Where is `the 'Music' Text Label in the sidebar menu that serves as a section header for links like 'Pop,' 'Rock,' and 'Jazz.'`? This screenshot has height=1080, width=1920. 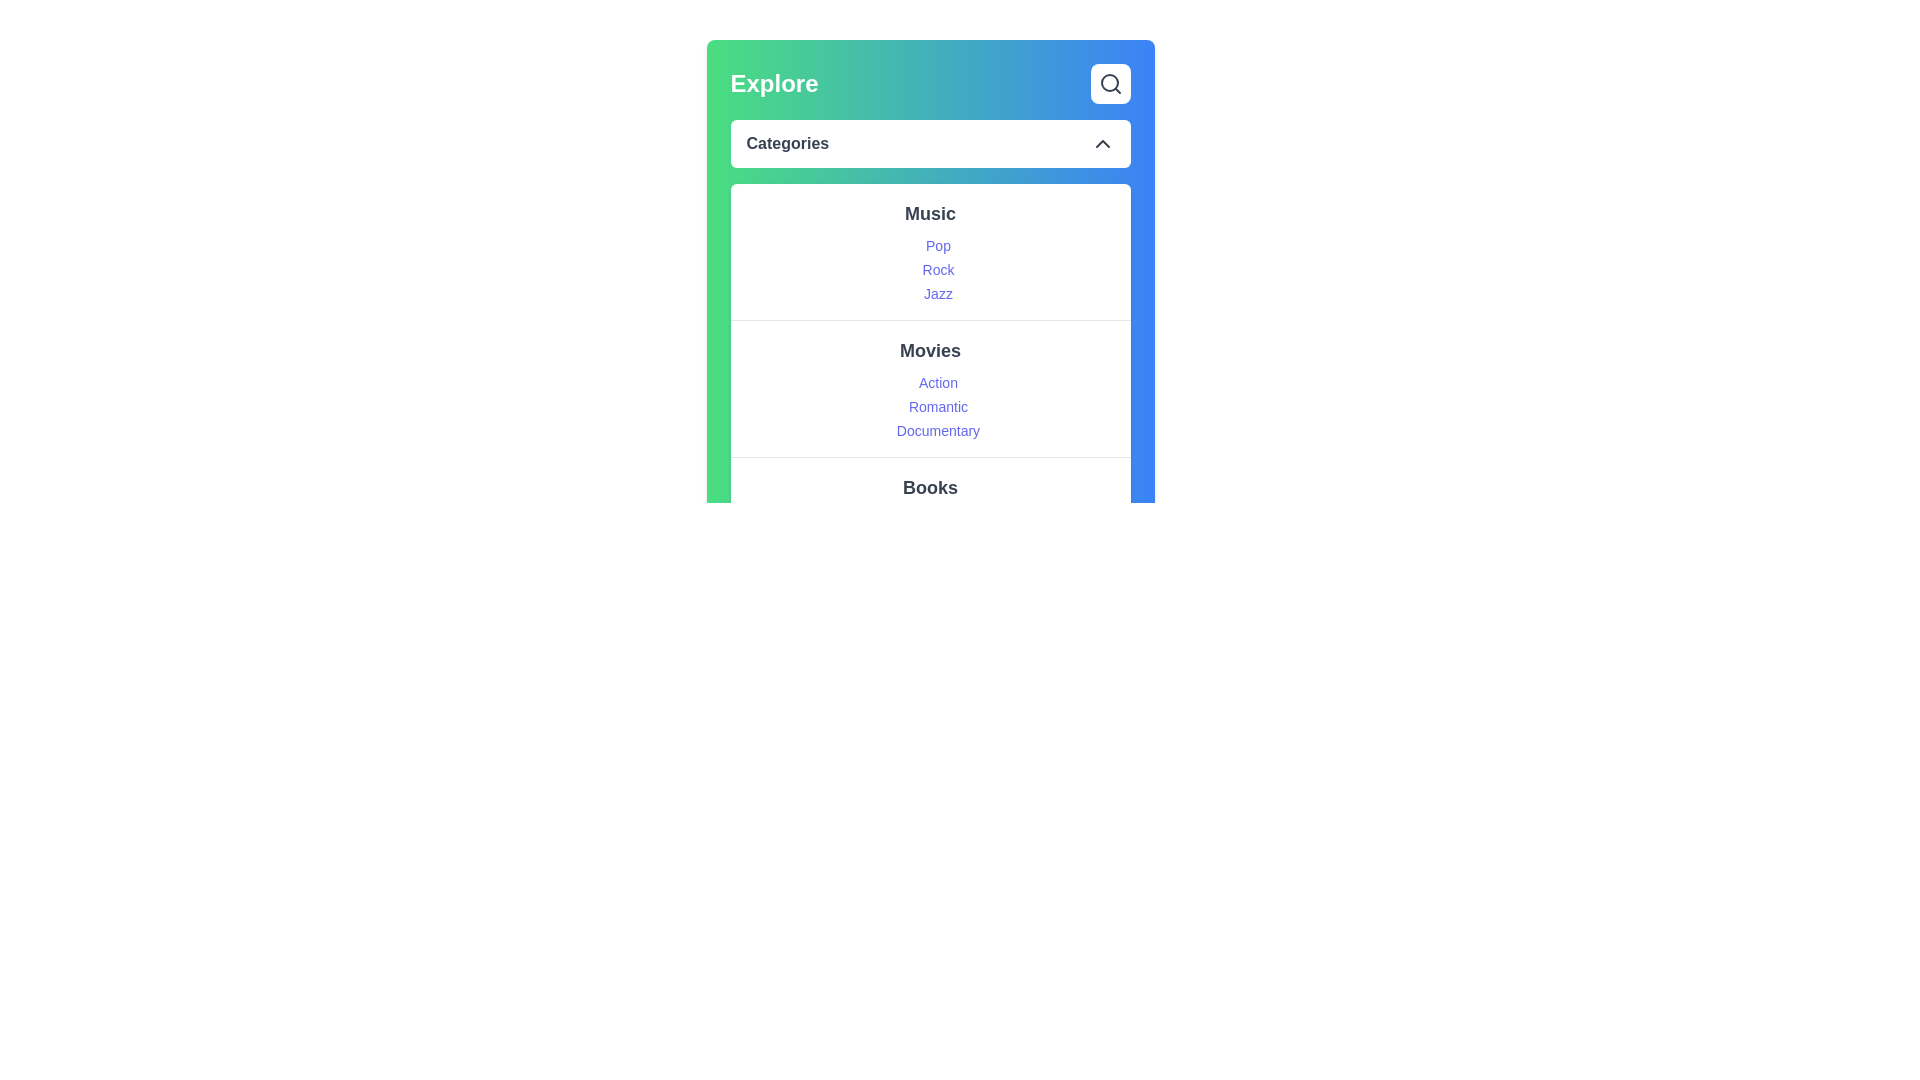
the 'Music' Text Label in the sidebar menu that serves as a section header for links like 'Pop,' 'Rock,' and 'Jazz.' is located at coordinates (929, 213).